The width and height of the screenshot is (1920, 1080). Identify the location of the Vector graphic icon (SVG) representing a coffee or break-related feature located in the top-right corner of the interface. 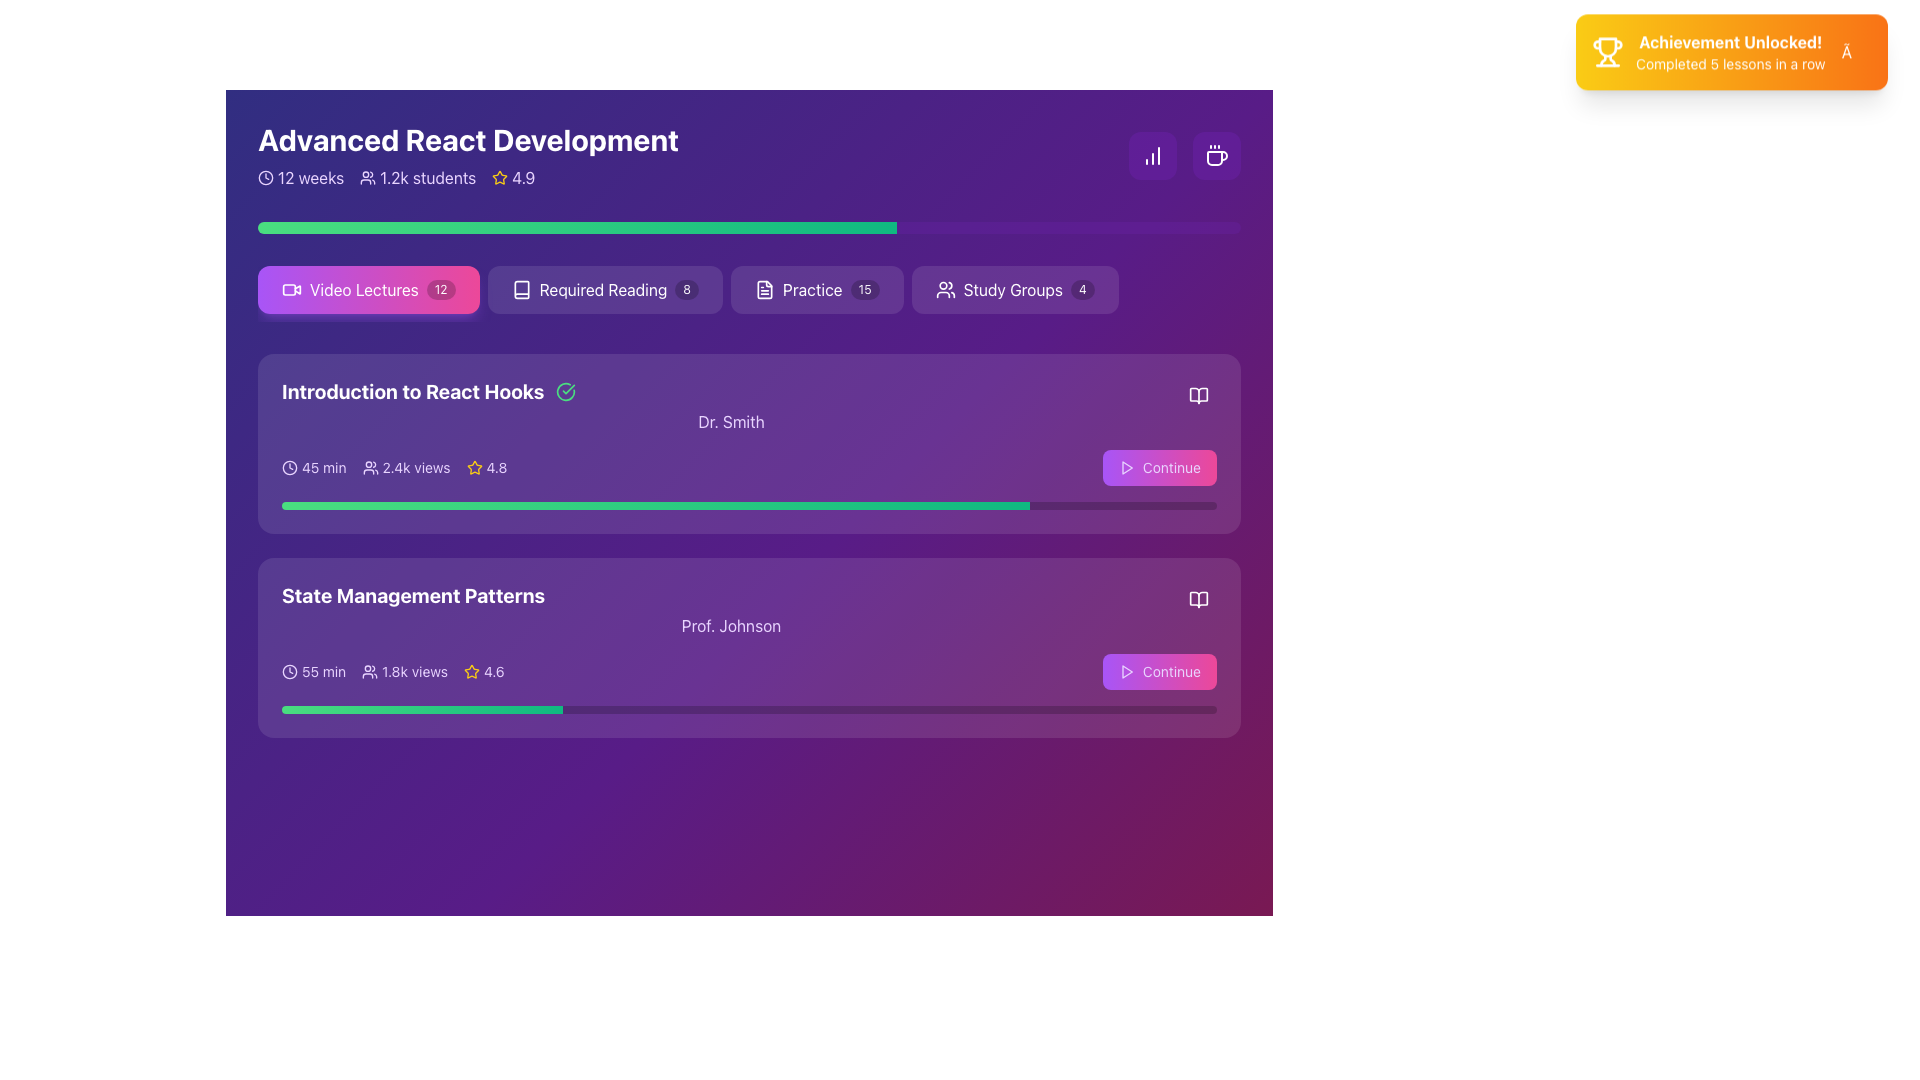
(1216, 157).